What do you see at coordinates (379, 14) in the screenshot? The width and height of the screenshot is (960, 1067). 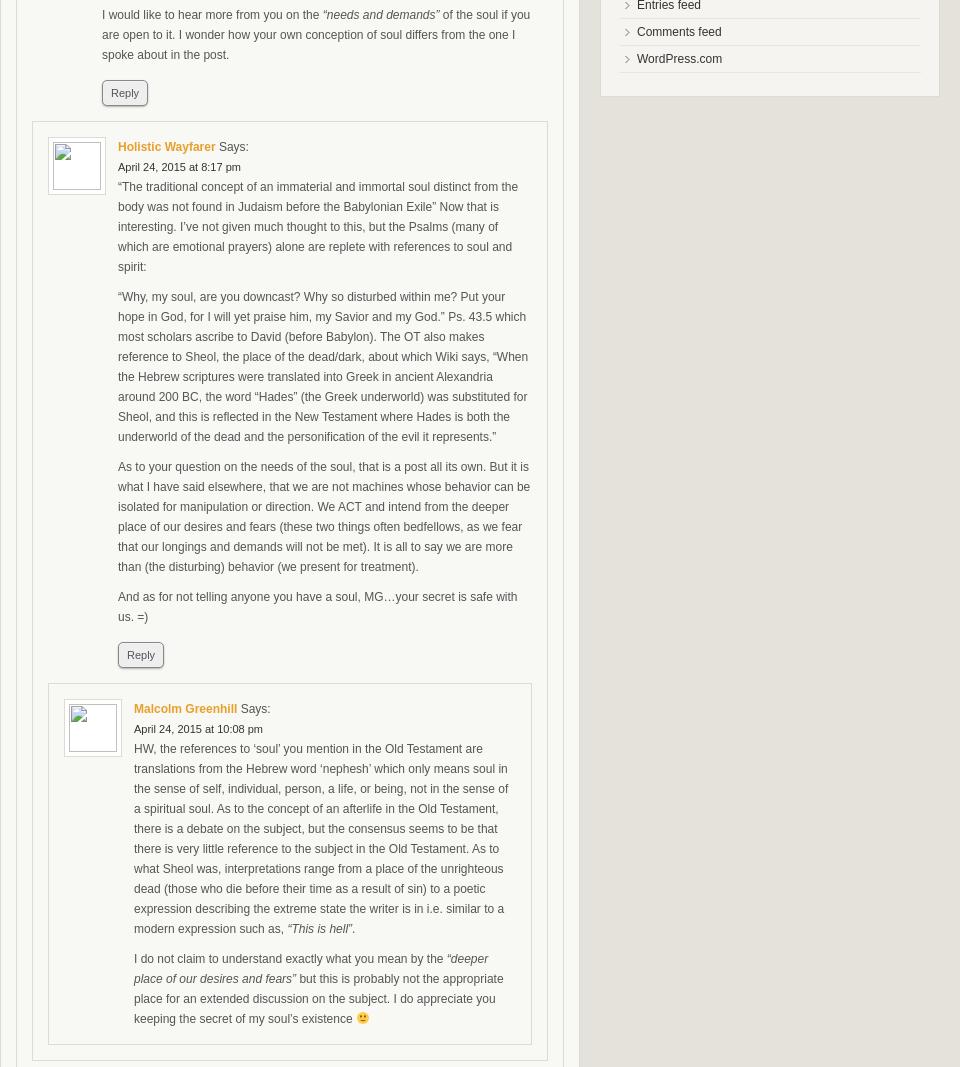 I see `'“needs and demands”'` at bounding box center [379, 14].